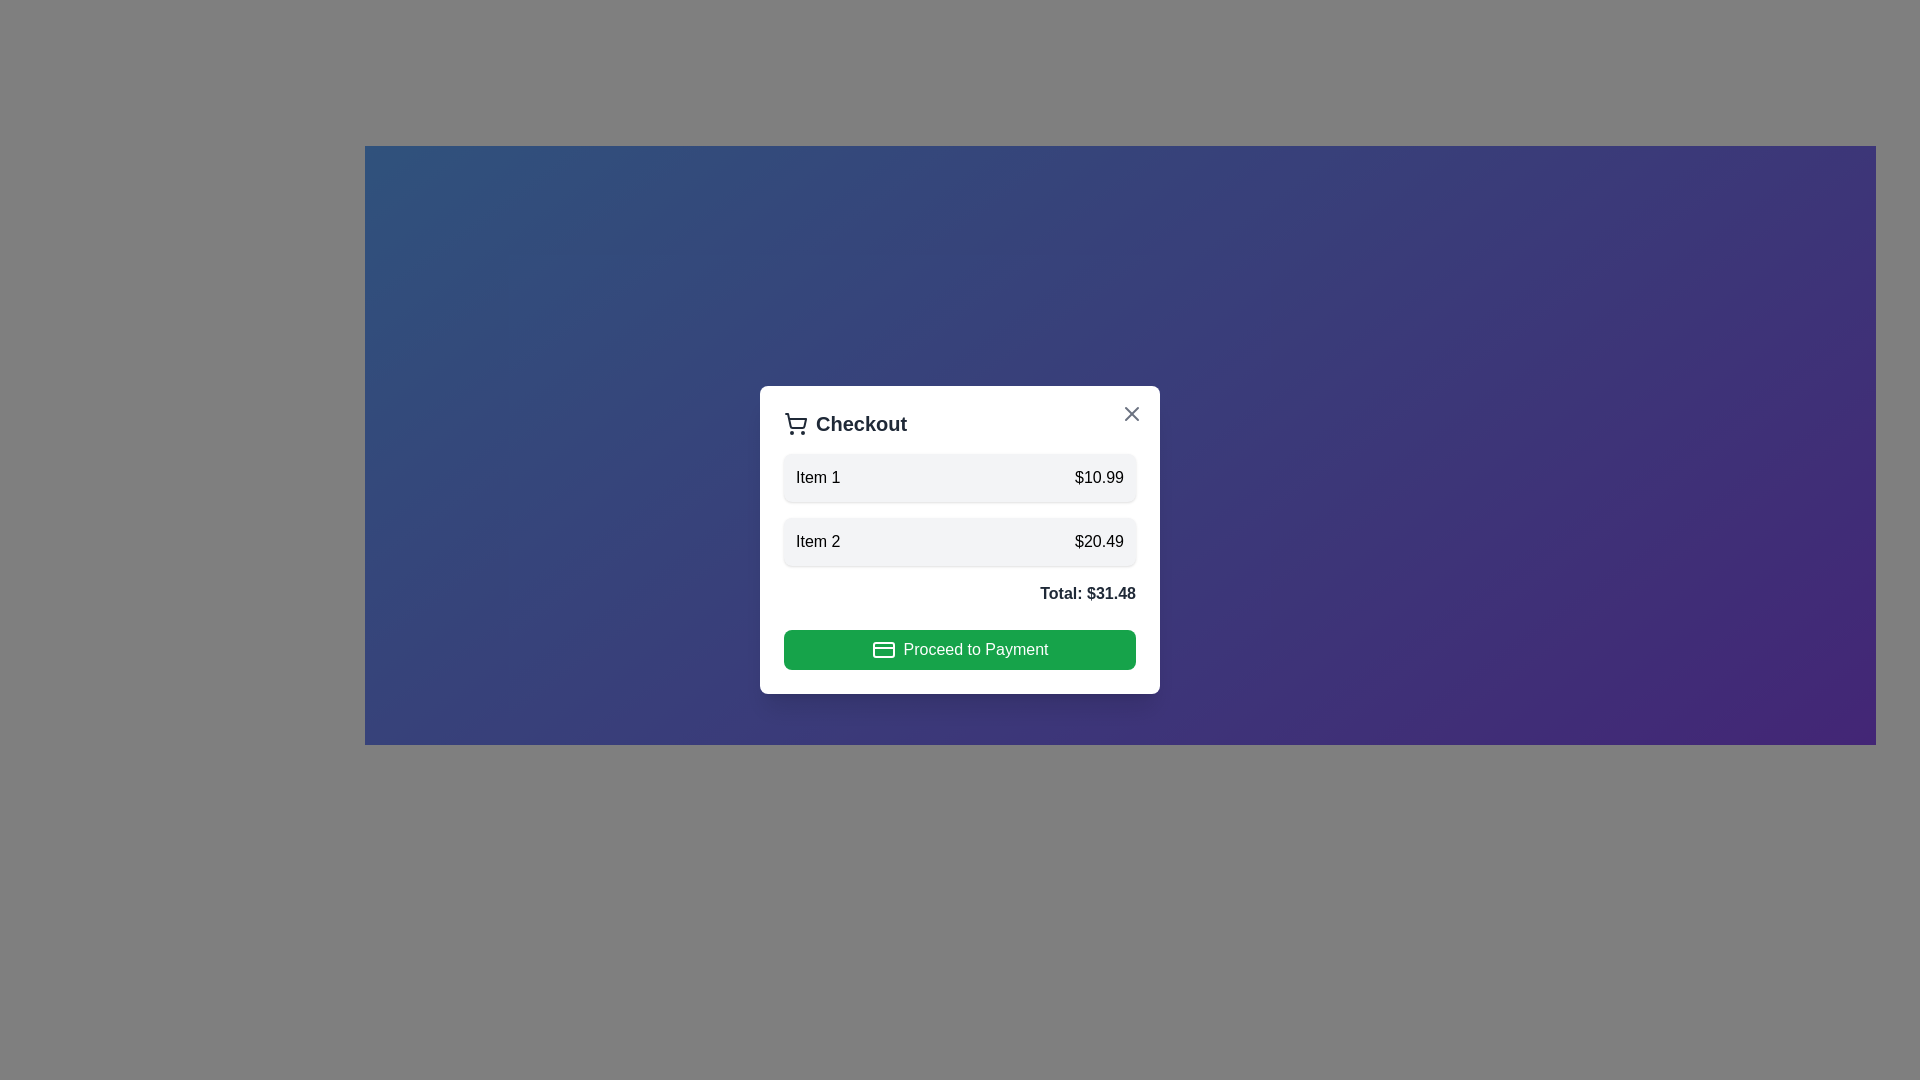 The image size is (1920, 1080). What do you see at coordinates (1098, 542) in the screenshot?
I see `the label displaying the price '$20.49', styled in black font on a white background, located on the second row of the checkout item list, directly to the right of 'Item 2'` at bounding box center [1098, 542].